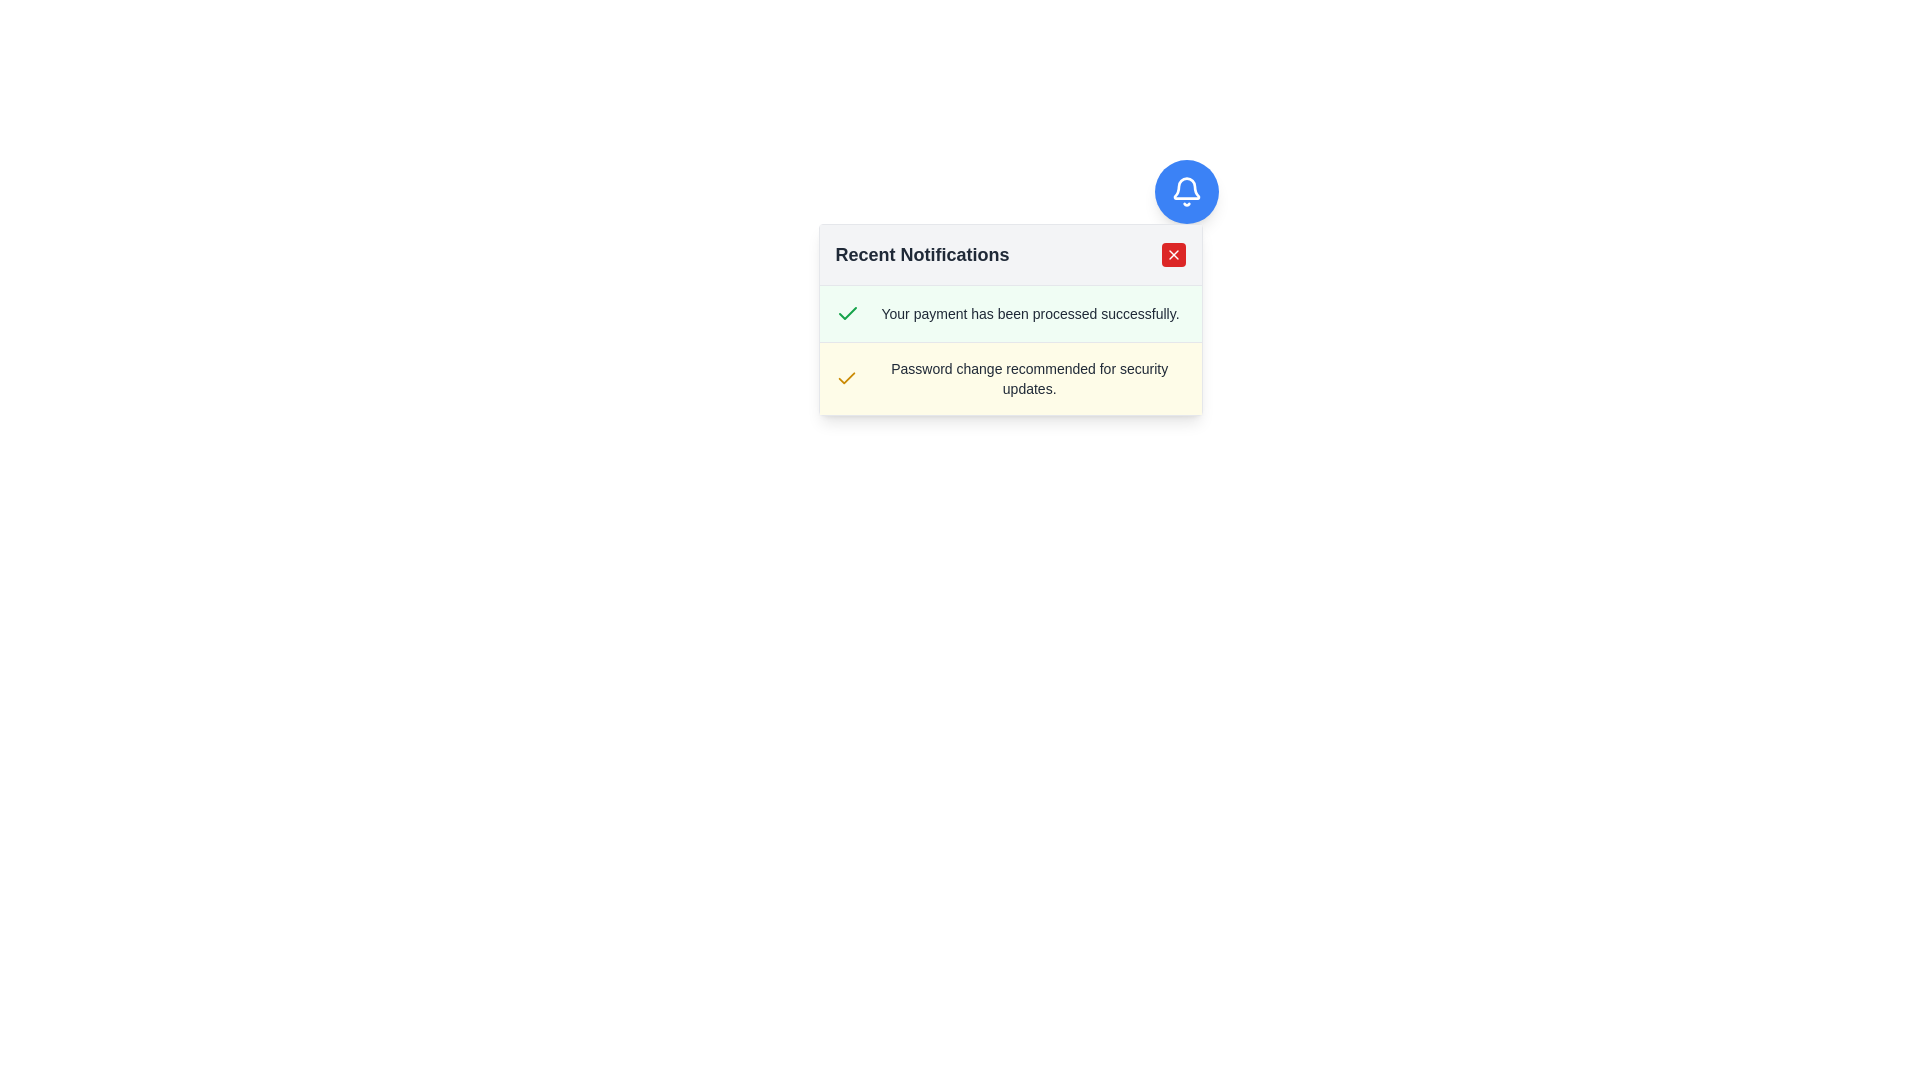  What do you see at coordinates (1010, 378) in the screenshot?
I see `the notification message with a yellow background that recommends a password change for security updates, located below the payment processing notification` at bounding box center [1010, 378].